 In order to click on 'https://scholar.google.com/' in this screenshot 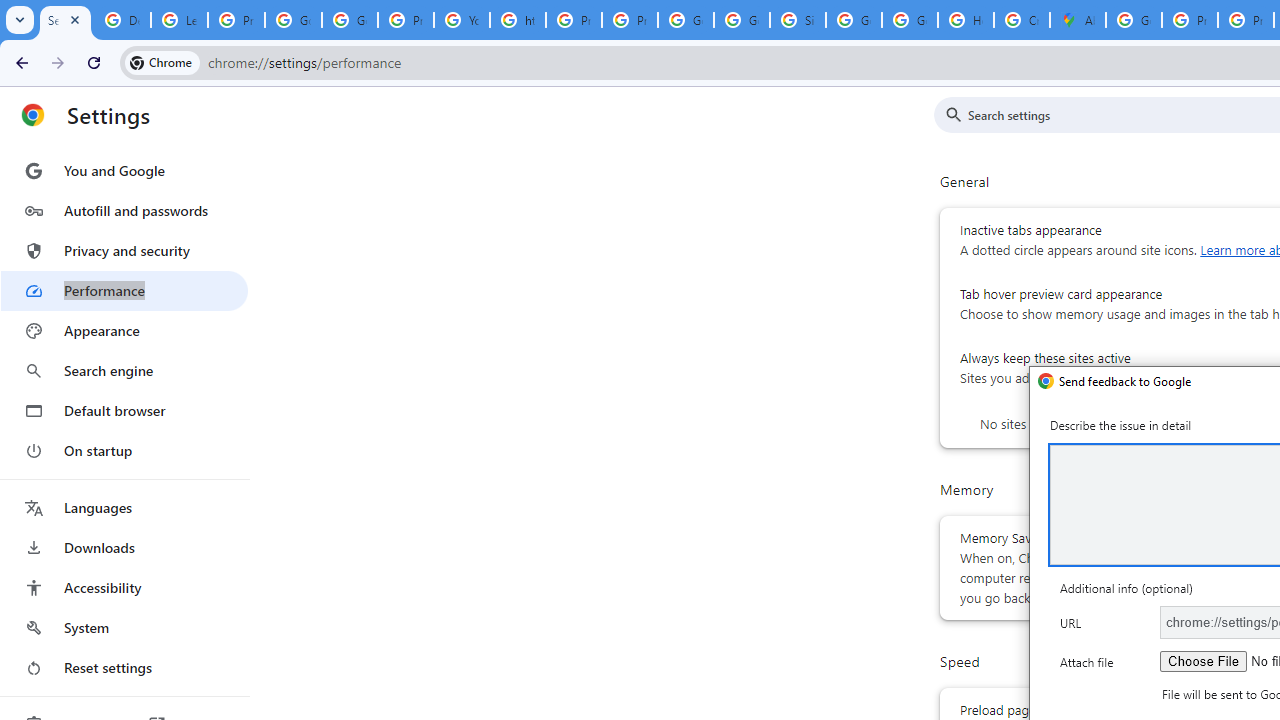, I will do `click(518, 20)`.